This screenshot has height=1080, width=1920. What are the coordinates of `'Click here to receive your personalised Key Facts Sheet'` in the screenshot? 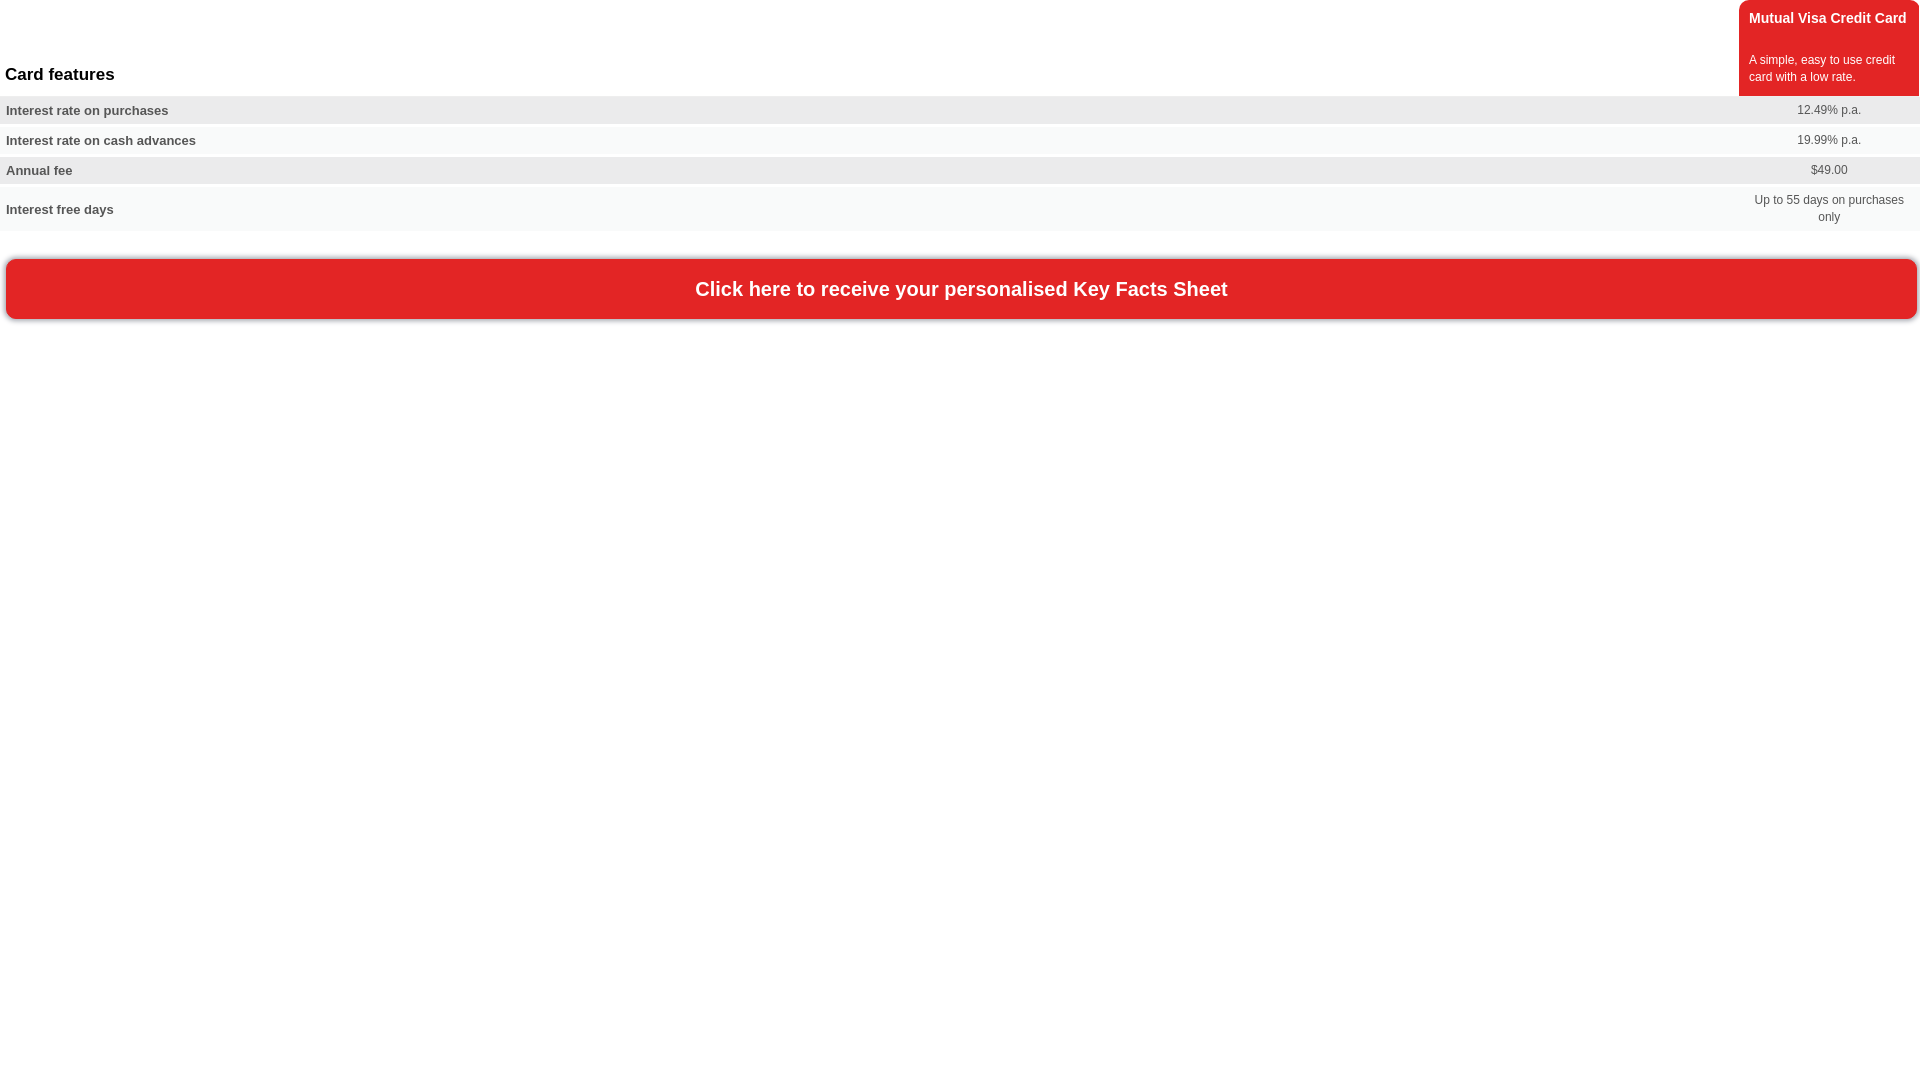 It's located at (961, 289).